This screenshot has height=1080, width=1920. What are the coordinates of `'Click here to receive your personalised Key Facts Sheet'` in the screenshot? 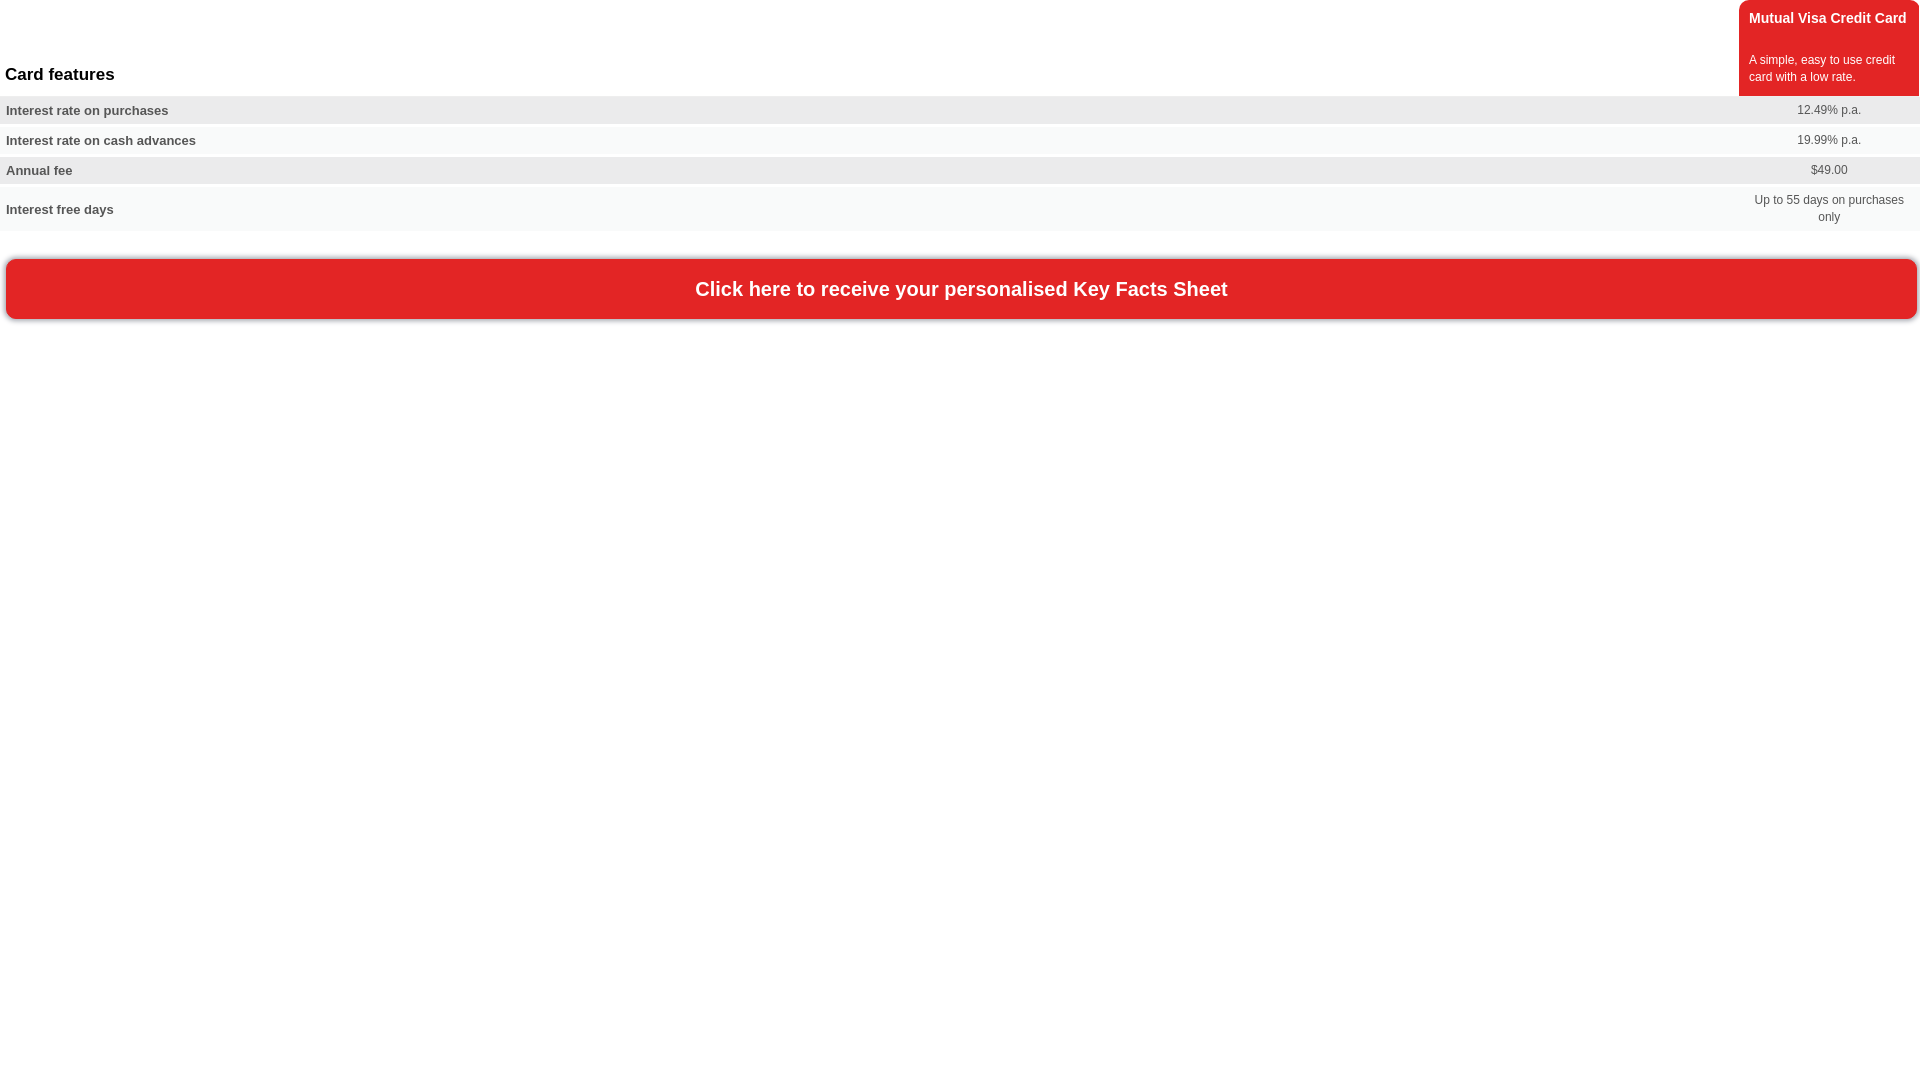 It's located at (961, 289).